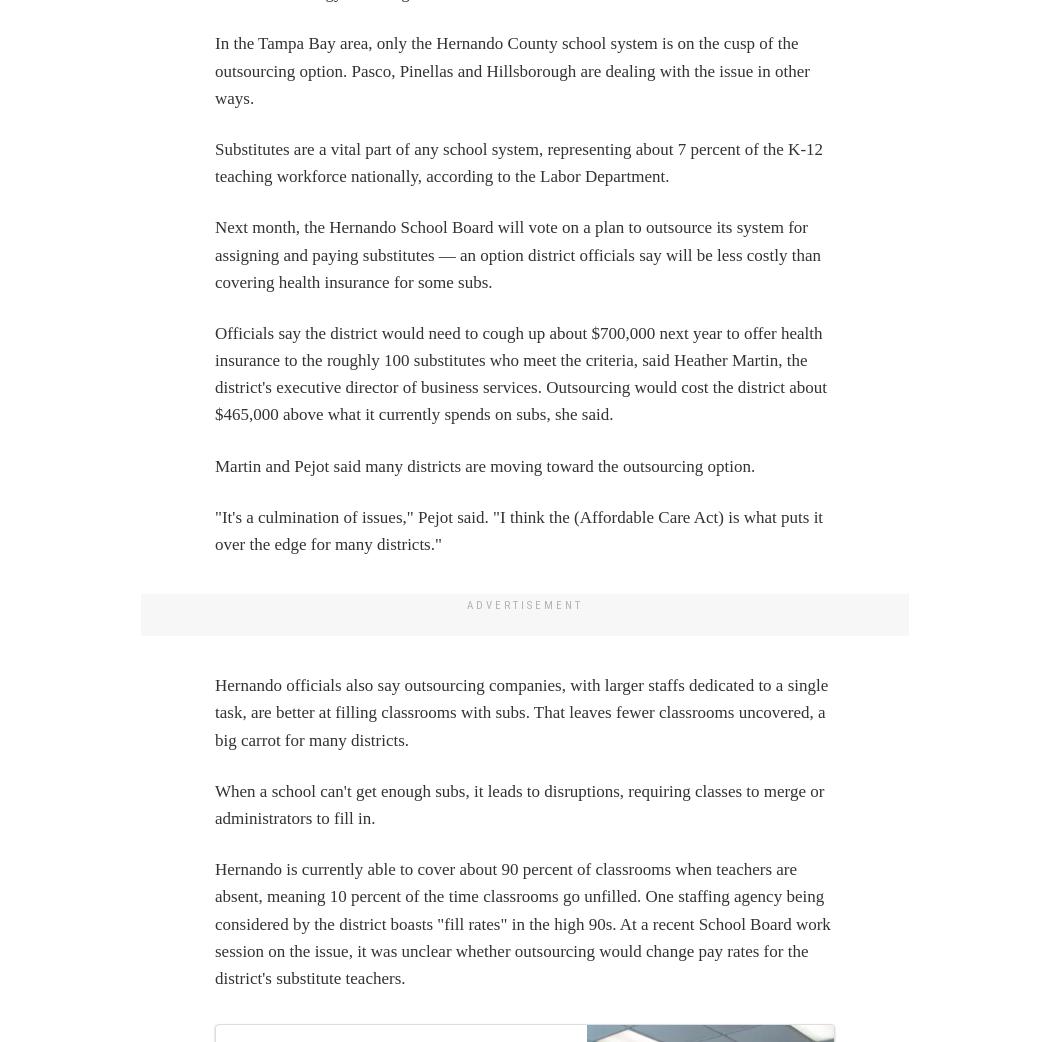 The width and height of the screenshot is (1050, 1042). Describe the element at coordinates (679, 33) in the screenshot. I see `'17 Tampa Bay spots where you can get a great sandwich'` at that location.